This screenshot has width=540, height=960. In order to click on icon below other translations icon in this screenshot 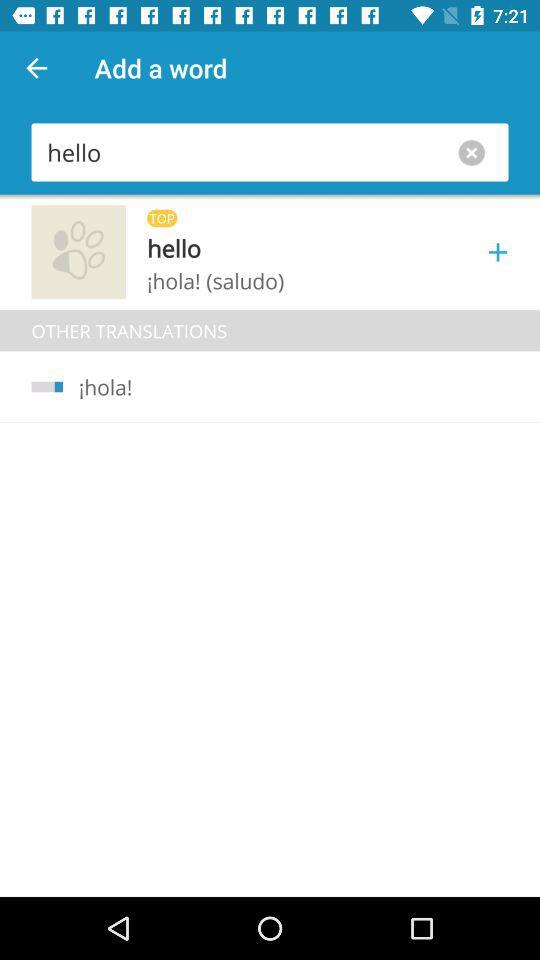, I will do `click(96, 386)`.